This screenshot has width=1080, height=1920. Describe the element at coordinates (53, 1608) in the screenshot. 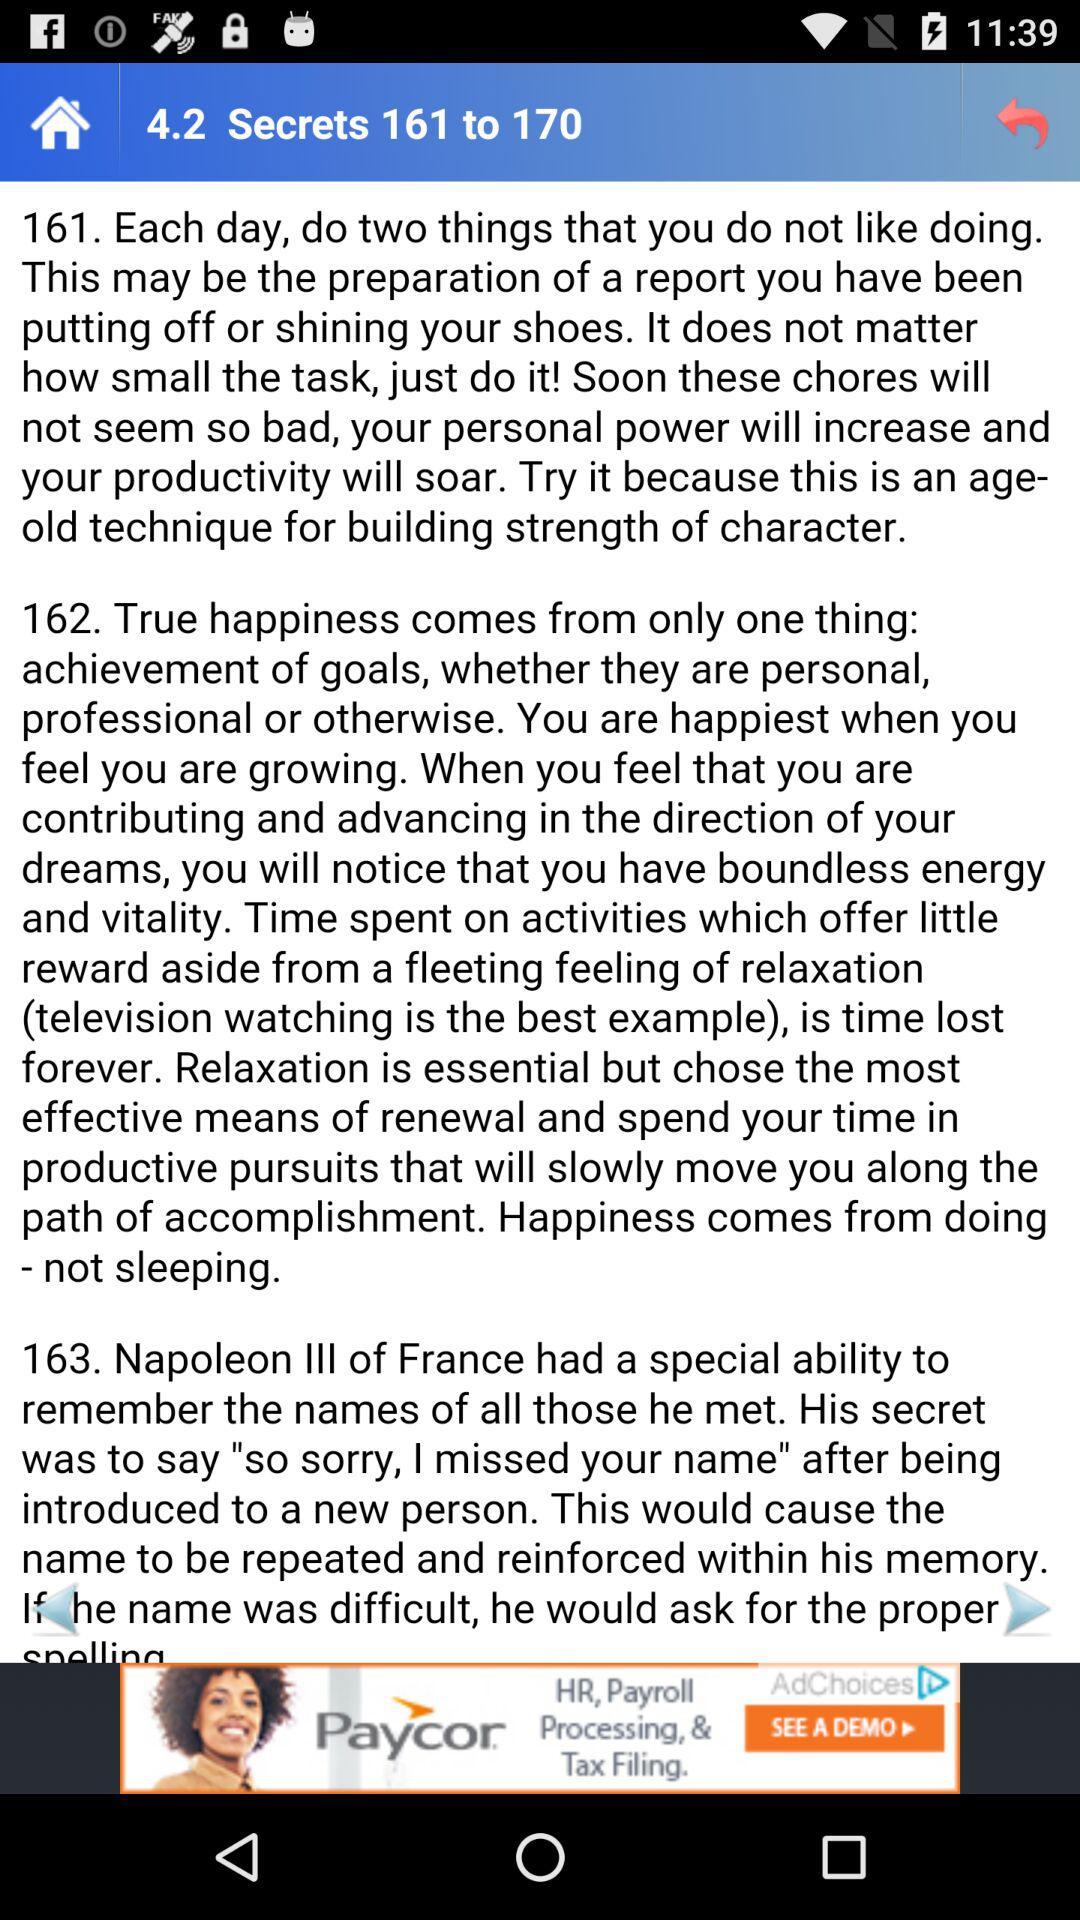

I see `turn page` at that location.